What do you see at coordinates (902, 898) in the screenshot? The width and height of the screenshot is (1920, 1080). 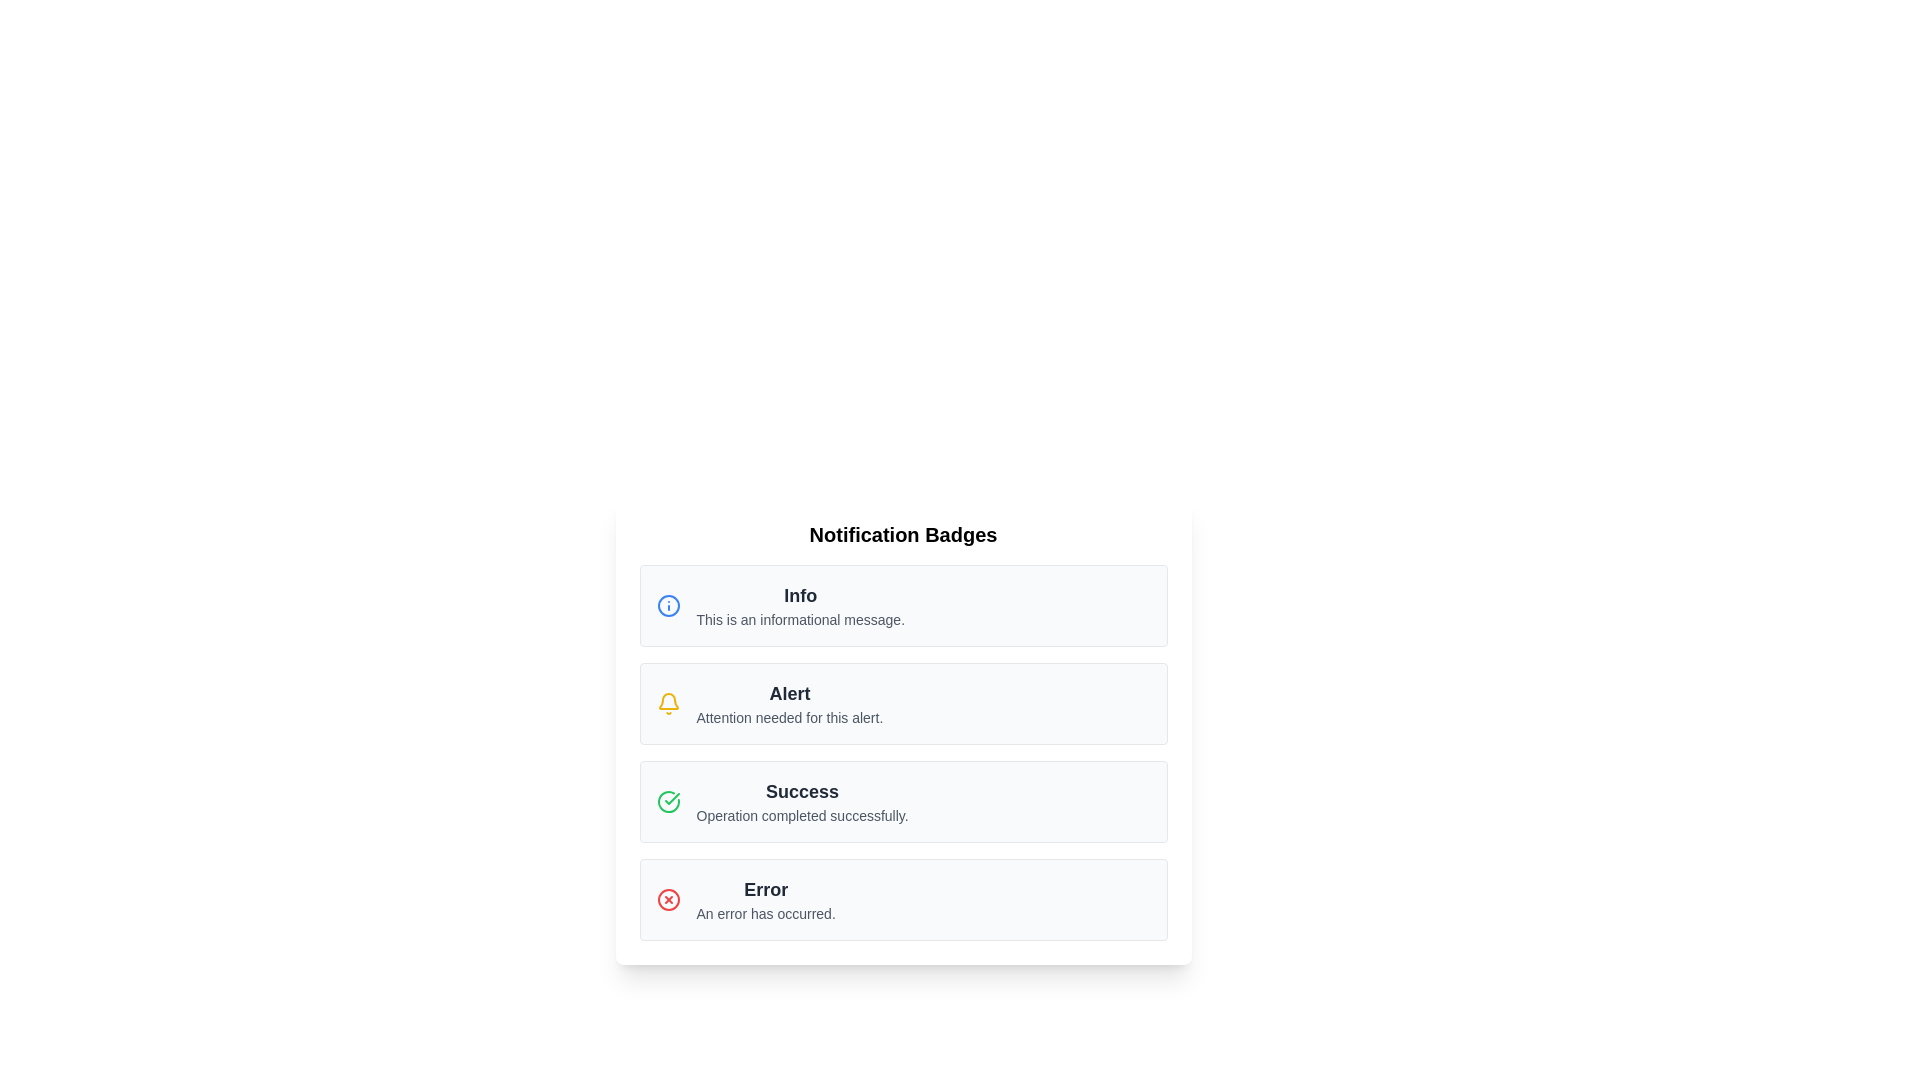 I see `the error notification card, which is the fourth card in a vertically arranged group of notification cards, positioned beneath the 'Info,' 'Alert,' and 'Success' cards` at bounding box center [902, 898].